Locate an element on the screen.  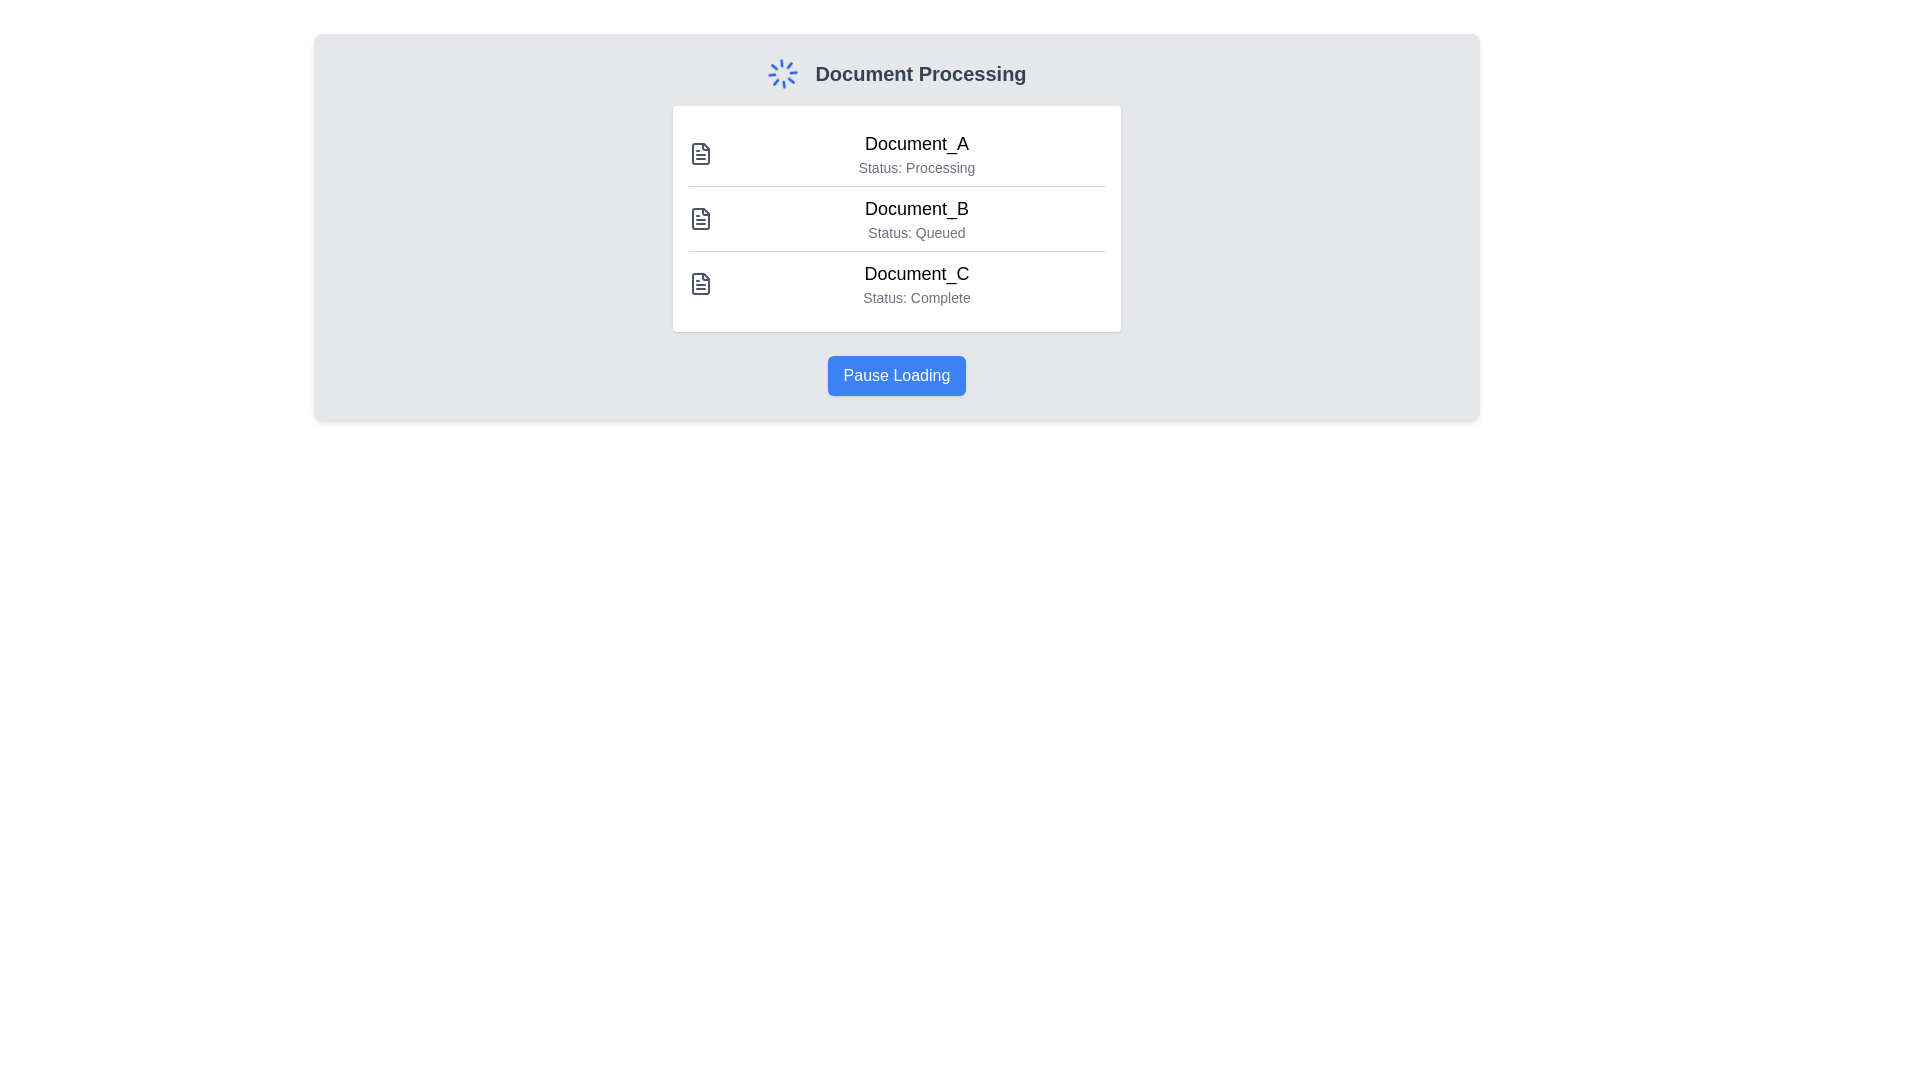
the document icon with a rectangular outline and a folded top-right corner, located next to 'Document_B' with the status 'Queued' is located at coordinates (700, 219).